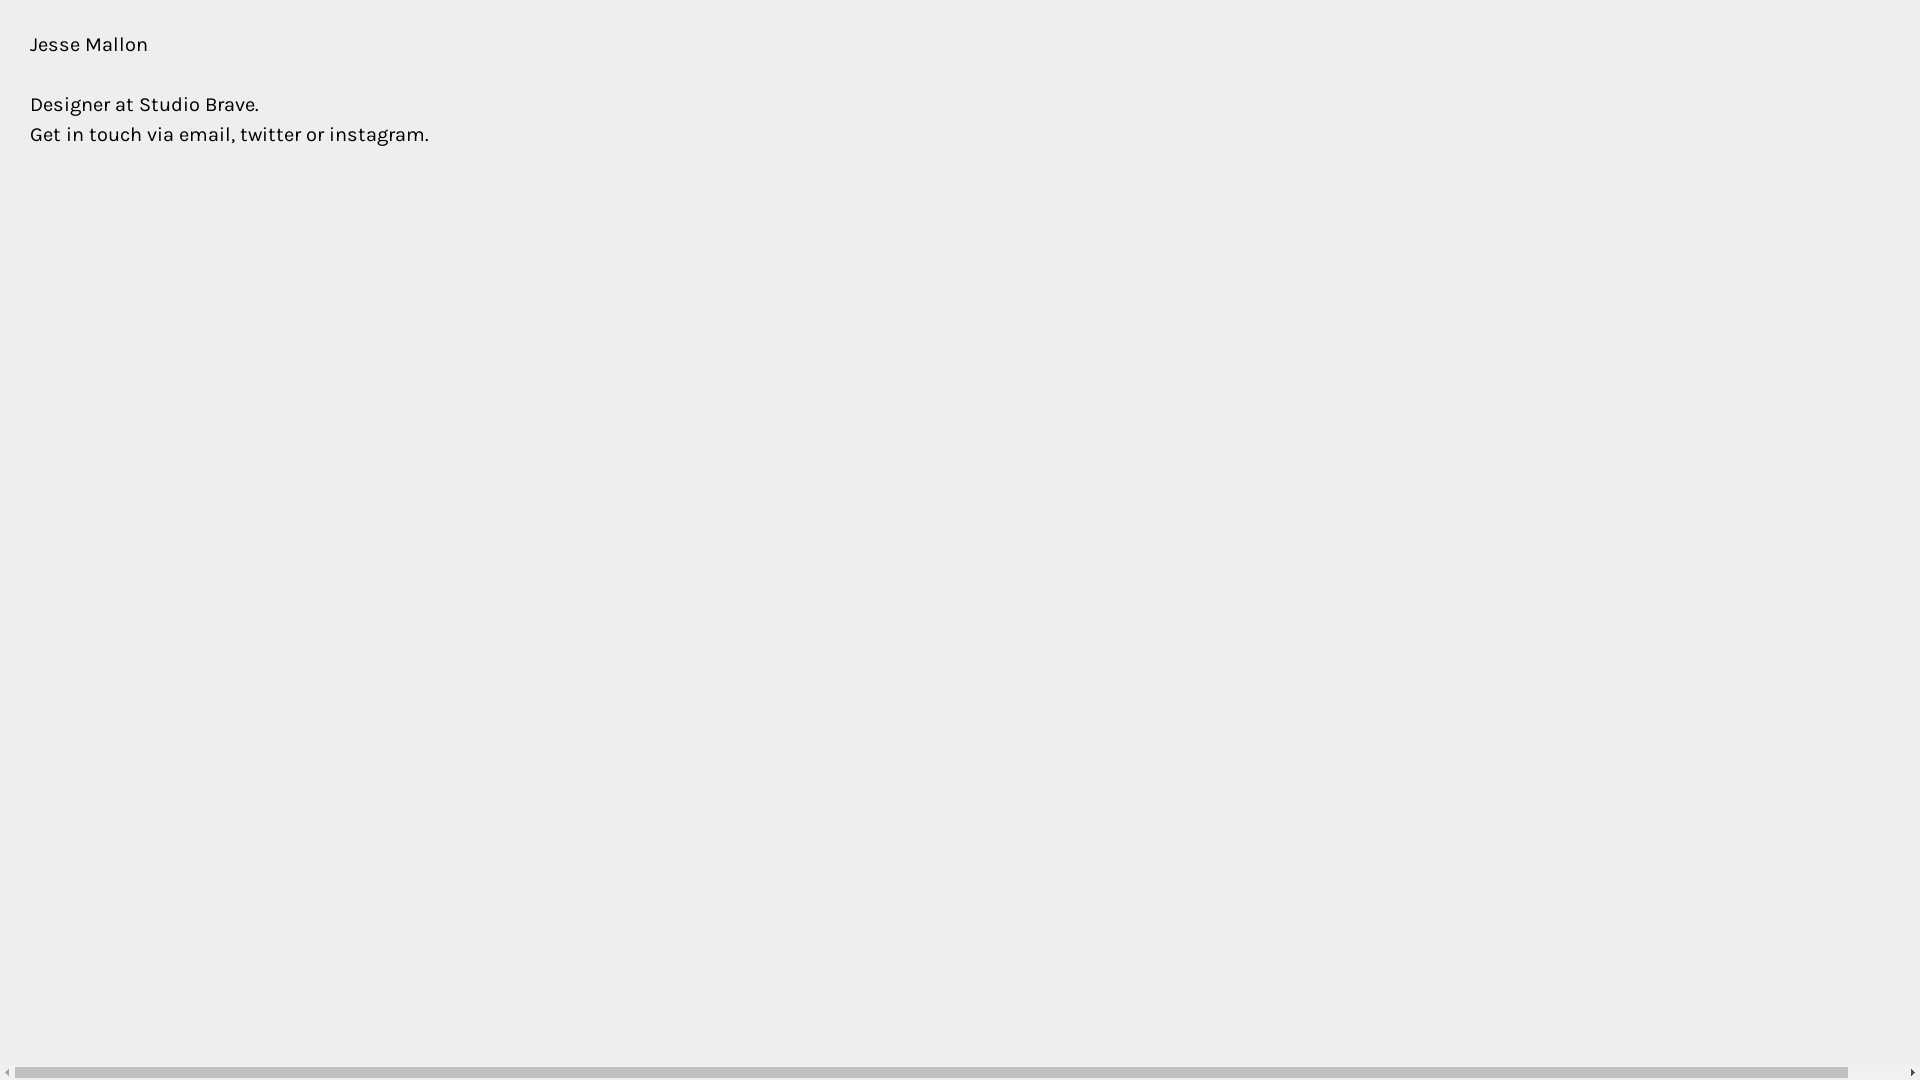  I want to click on 'email', so click(205, 134).